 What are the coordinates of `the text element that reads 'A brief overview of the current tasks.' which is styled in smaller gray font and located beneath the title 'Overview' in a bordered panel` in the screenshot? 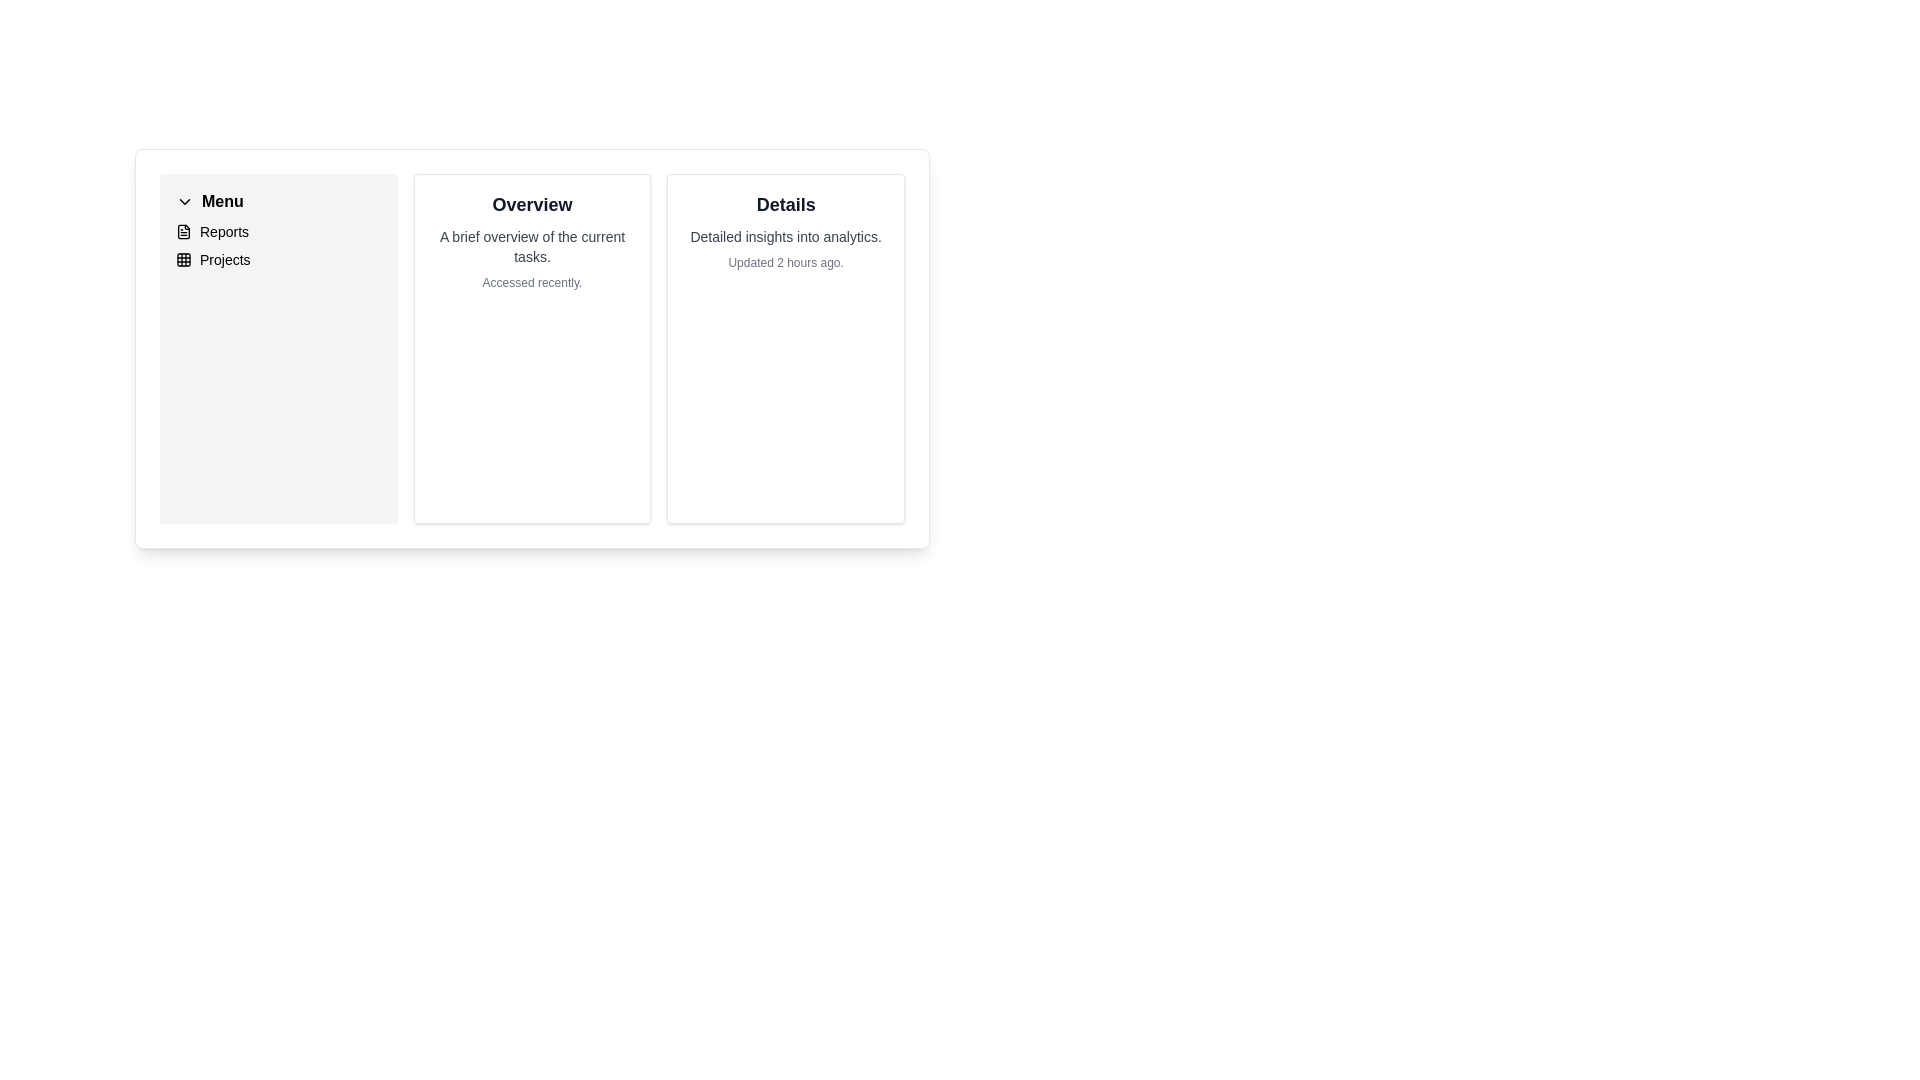 It's located at (532, 245).